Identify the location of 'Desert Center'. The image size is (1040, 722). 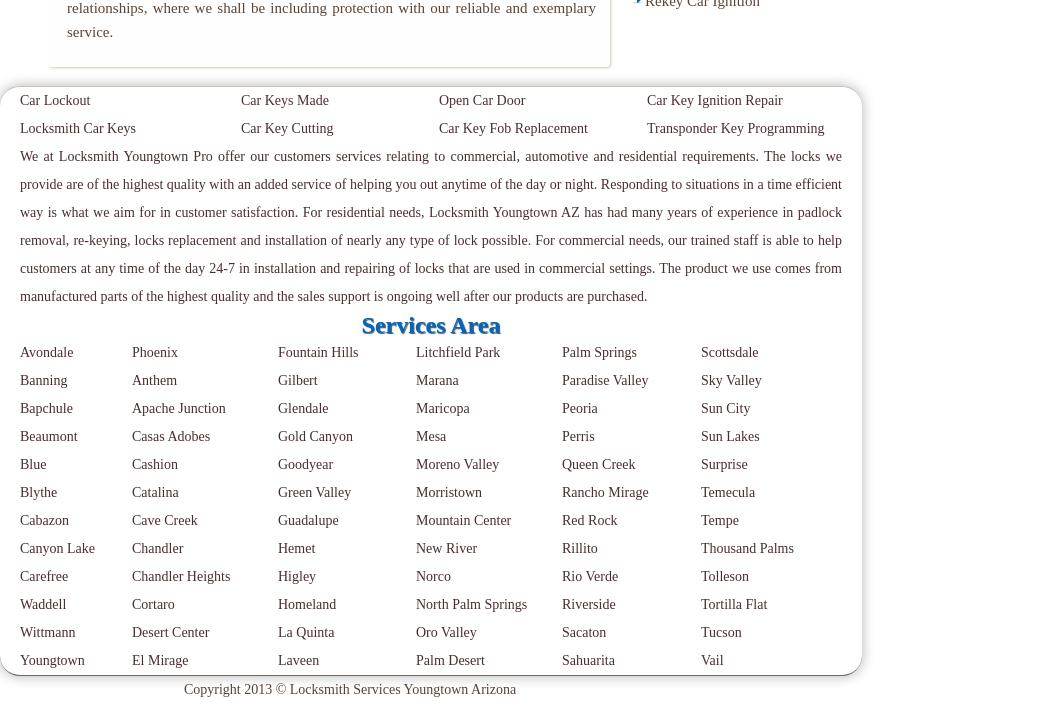
(170, 632).